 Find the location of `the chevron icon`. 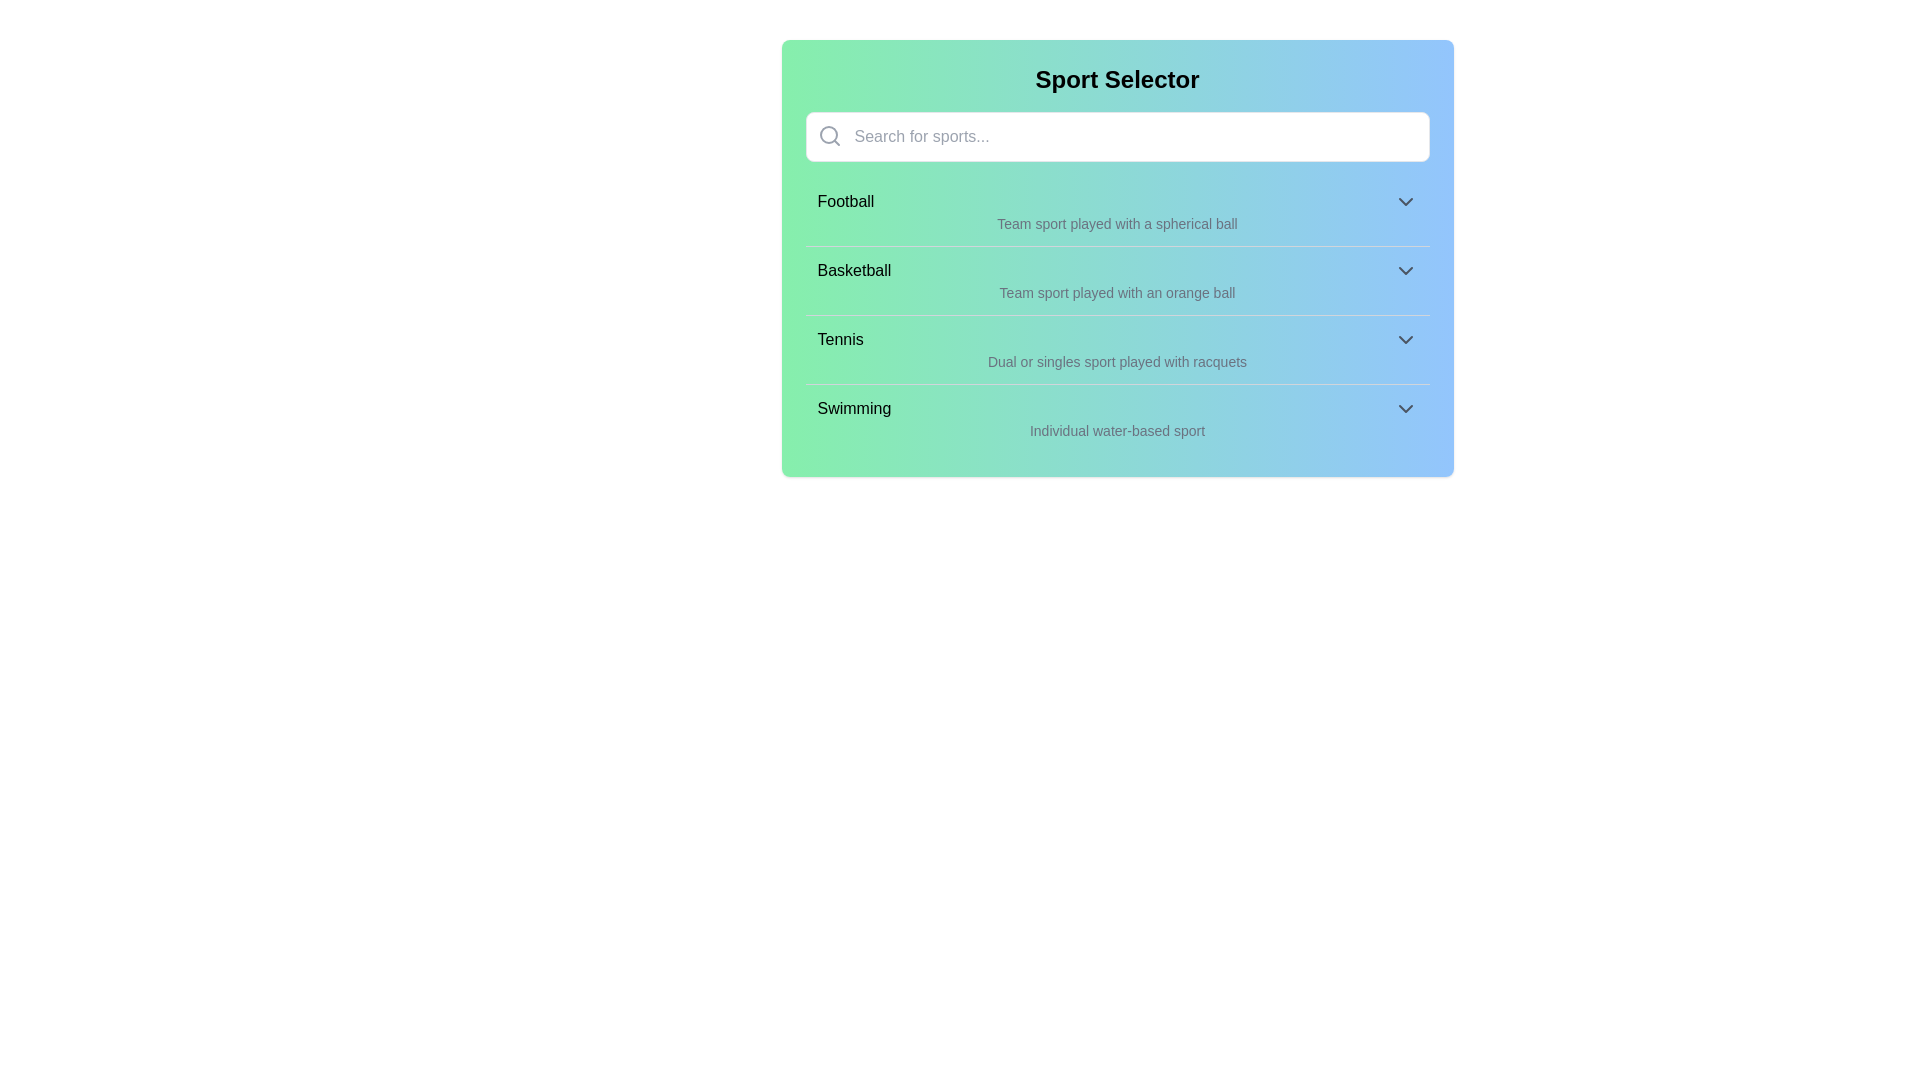

the chevron icon is located at coordinates (1404, 270).